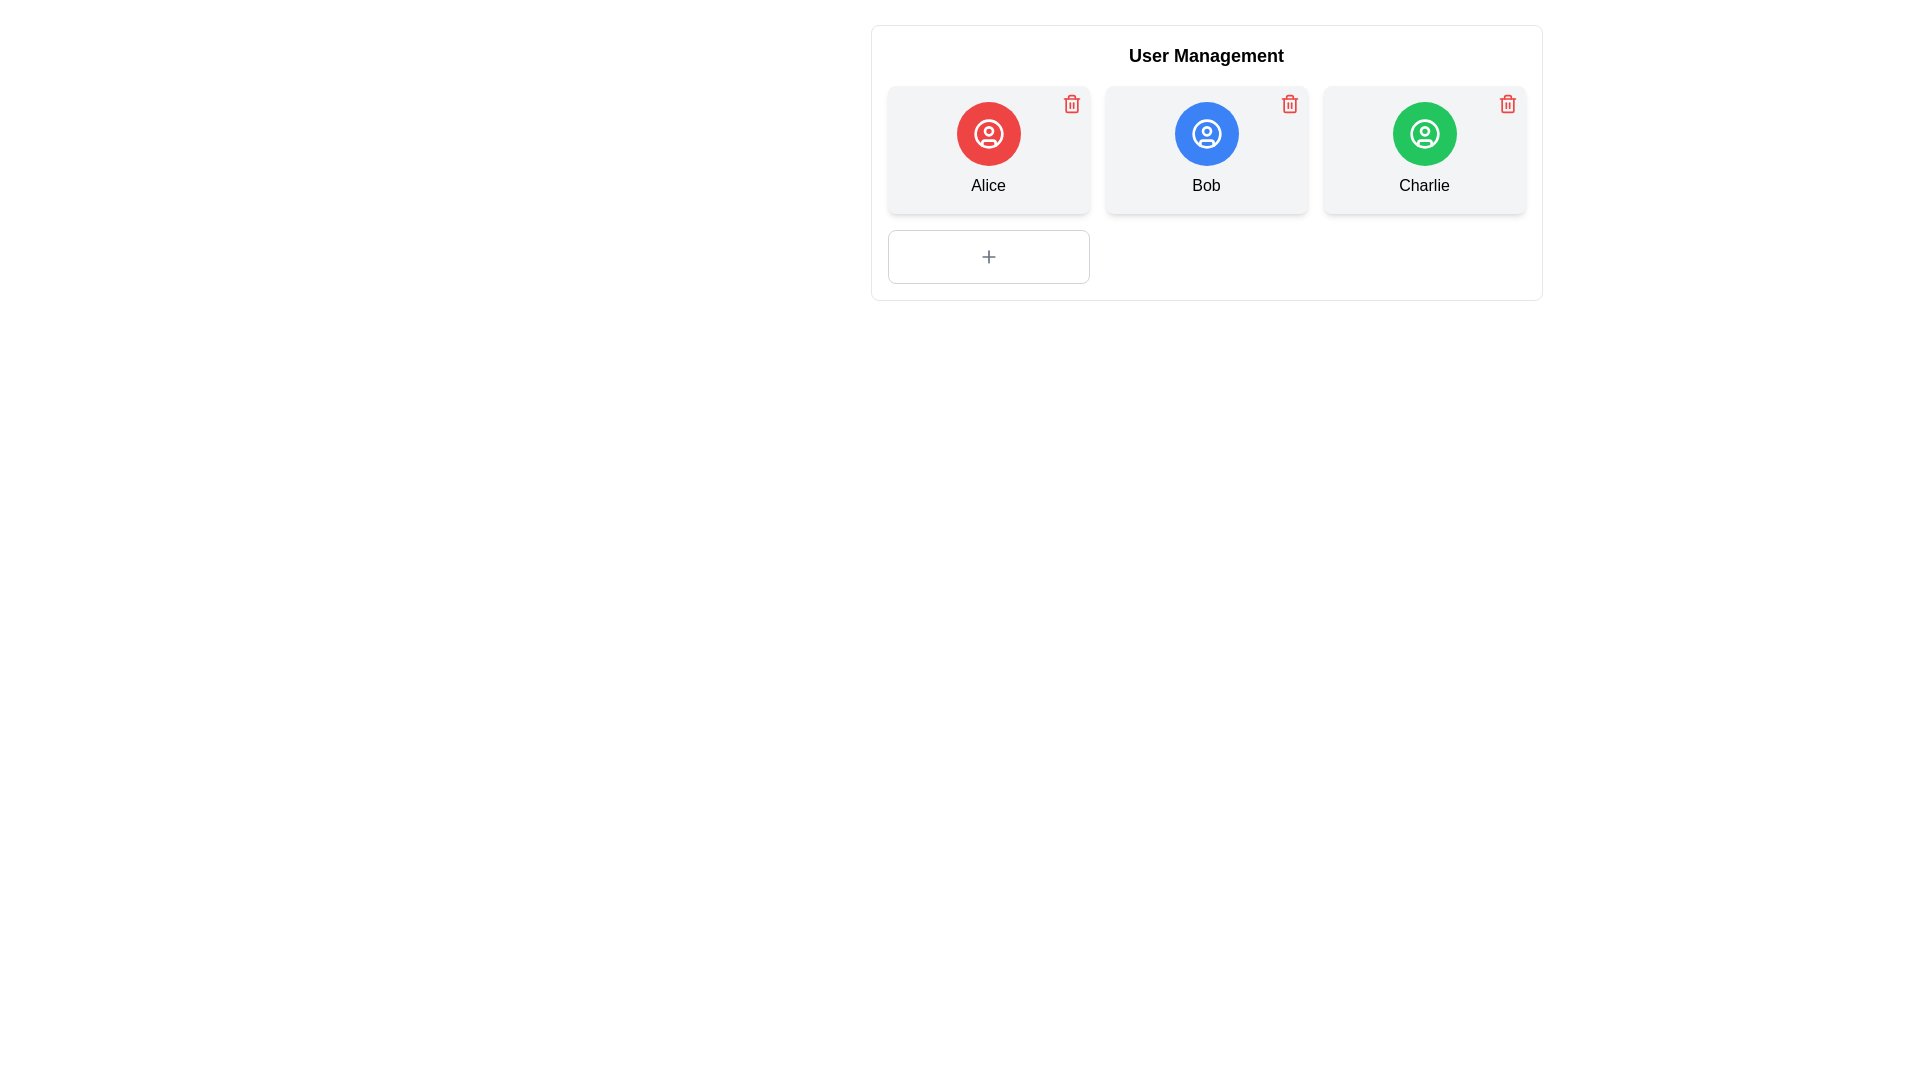  Describe the element at coordinates (1423, 185) in the screenshot. I see `text displayed in the label located at the bottom-center of the third user card, which is aligned with the cards labeled 'Alice' and 'Bob'` at that location.